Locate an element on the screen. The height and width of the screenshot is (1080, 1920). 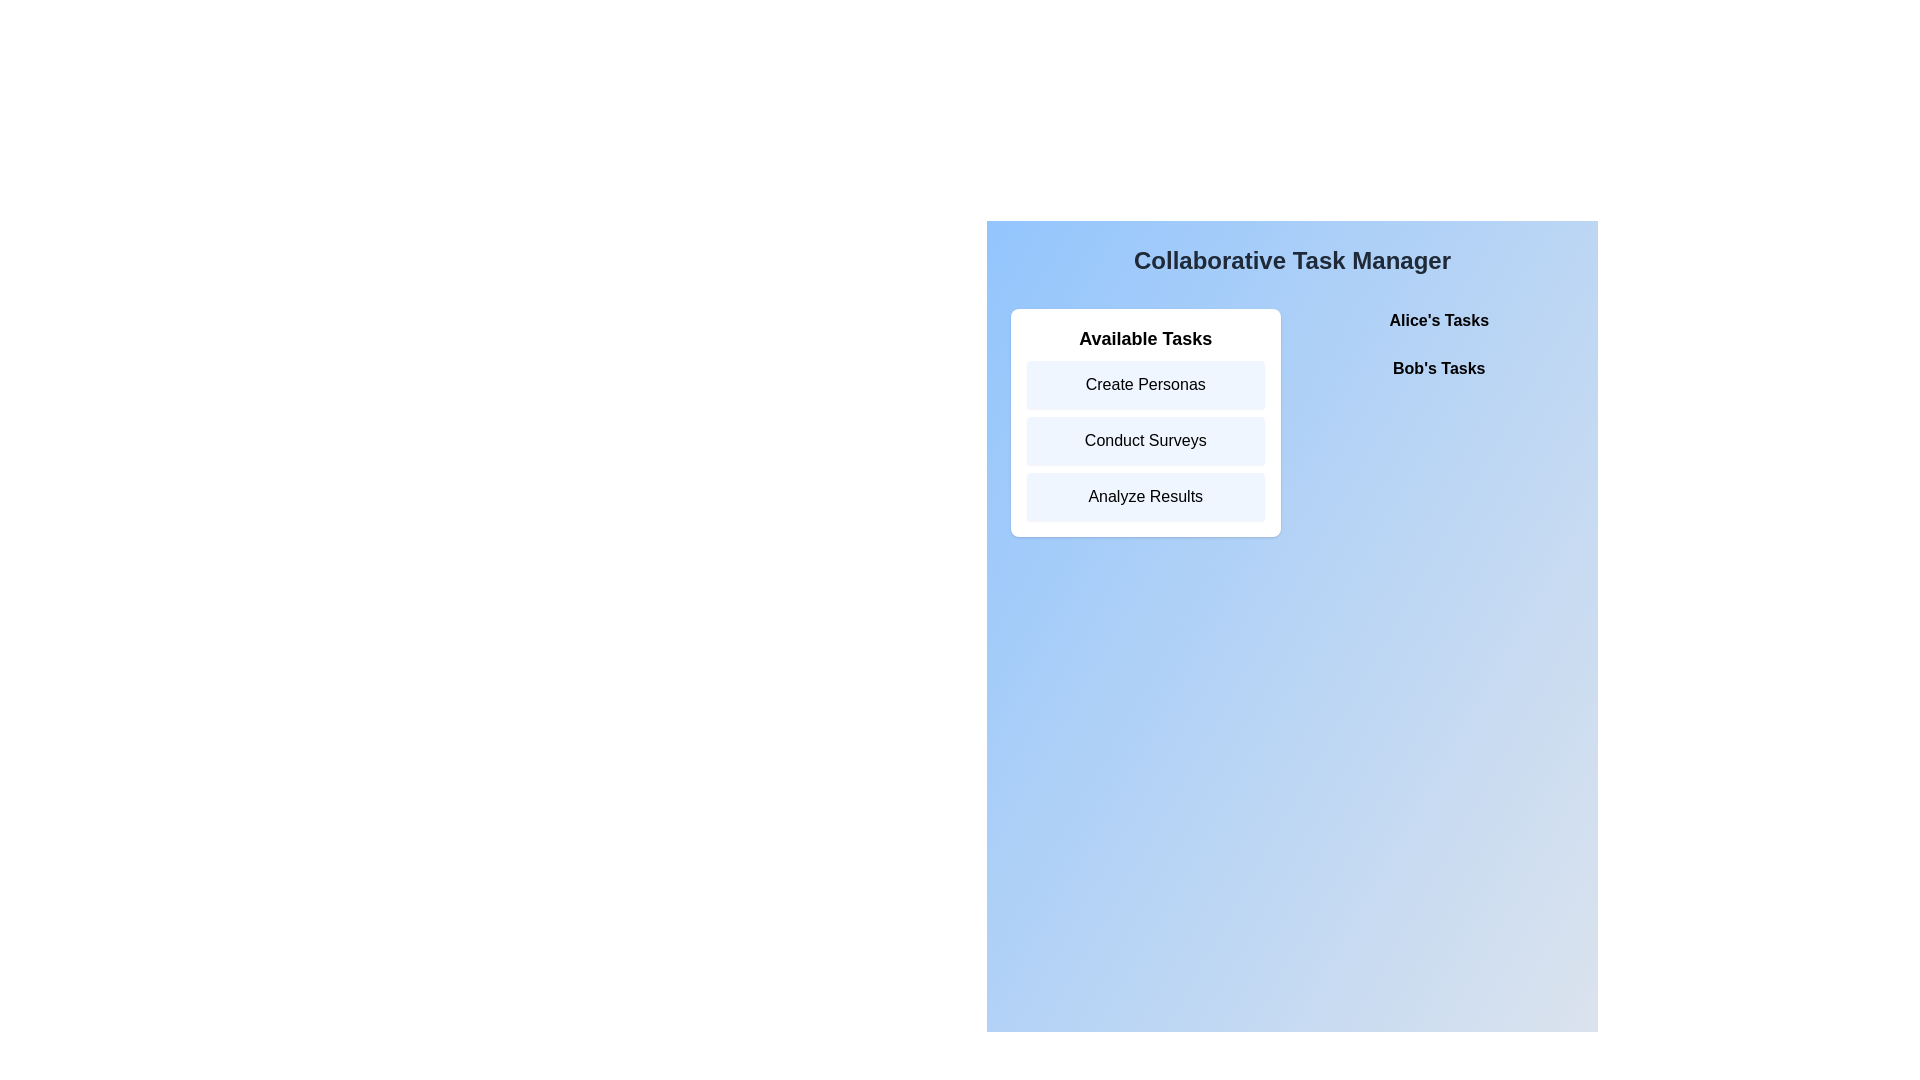
the 'Available Tasks' section to view the list of tasks is located at coordinates (1145, 422).